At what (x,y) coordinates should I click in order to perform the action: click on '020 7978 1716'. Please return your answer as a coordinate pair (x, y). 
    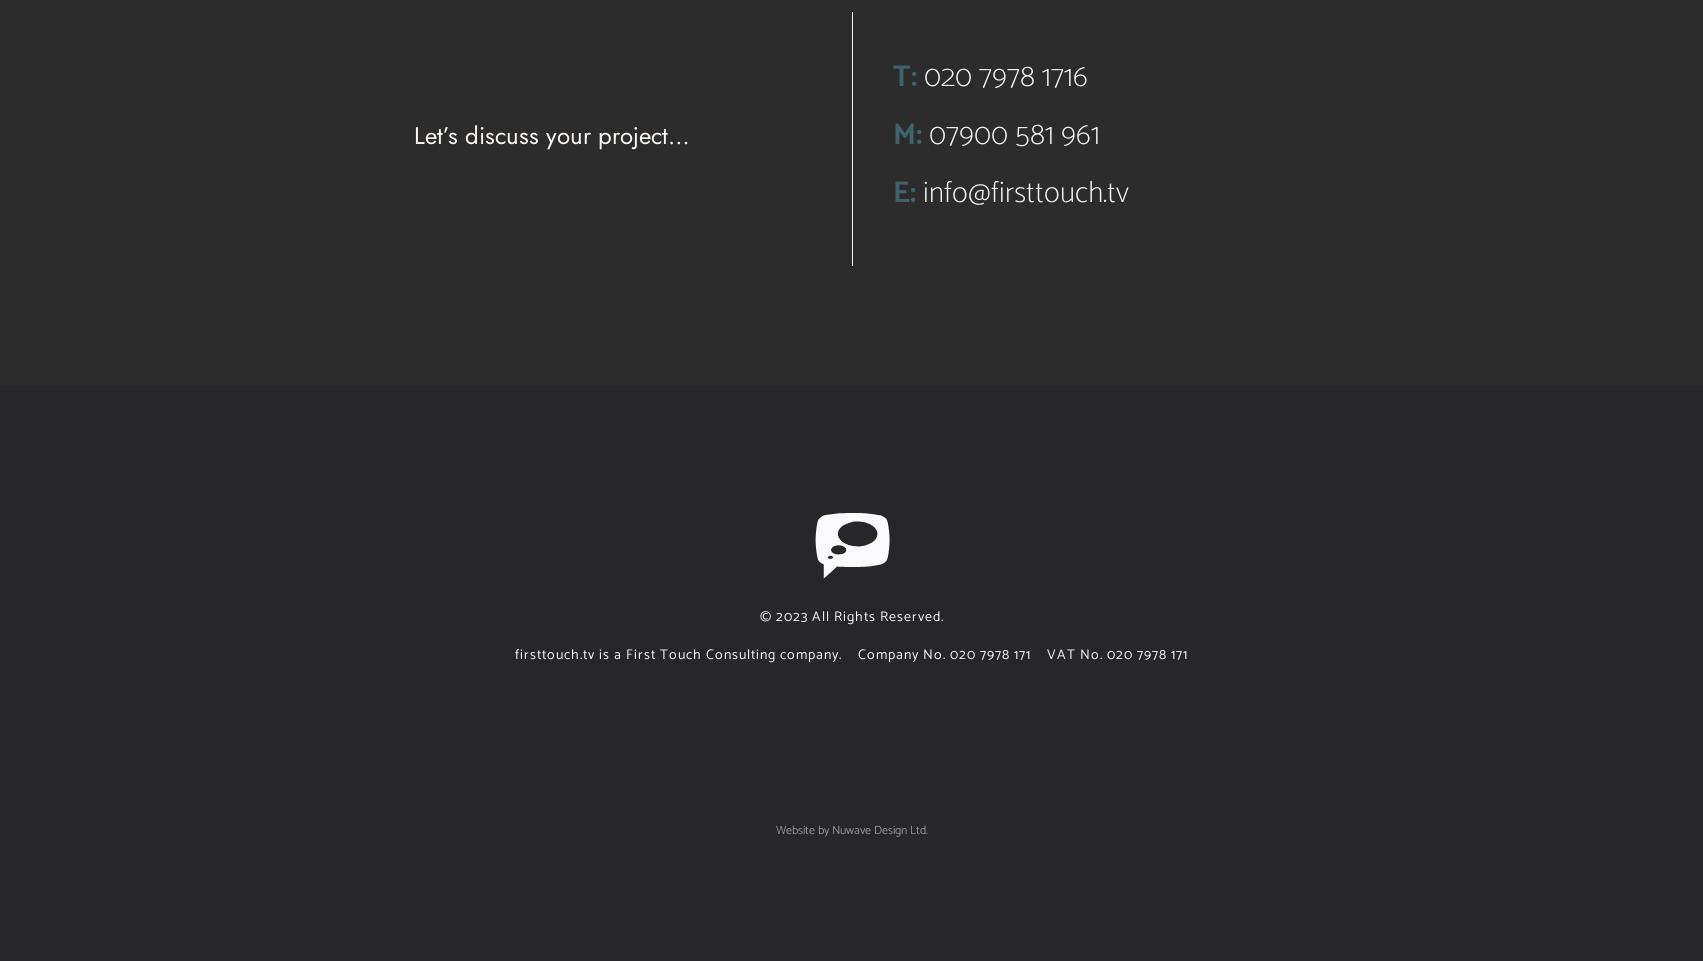
    Looking at the image, I should click on (1003, 77).